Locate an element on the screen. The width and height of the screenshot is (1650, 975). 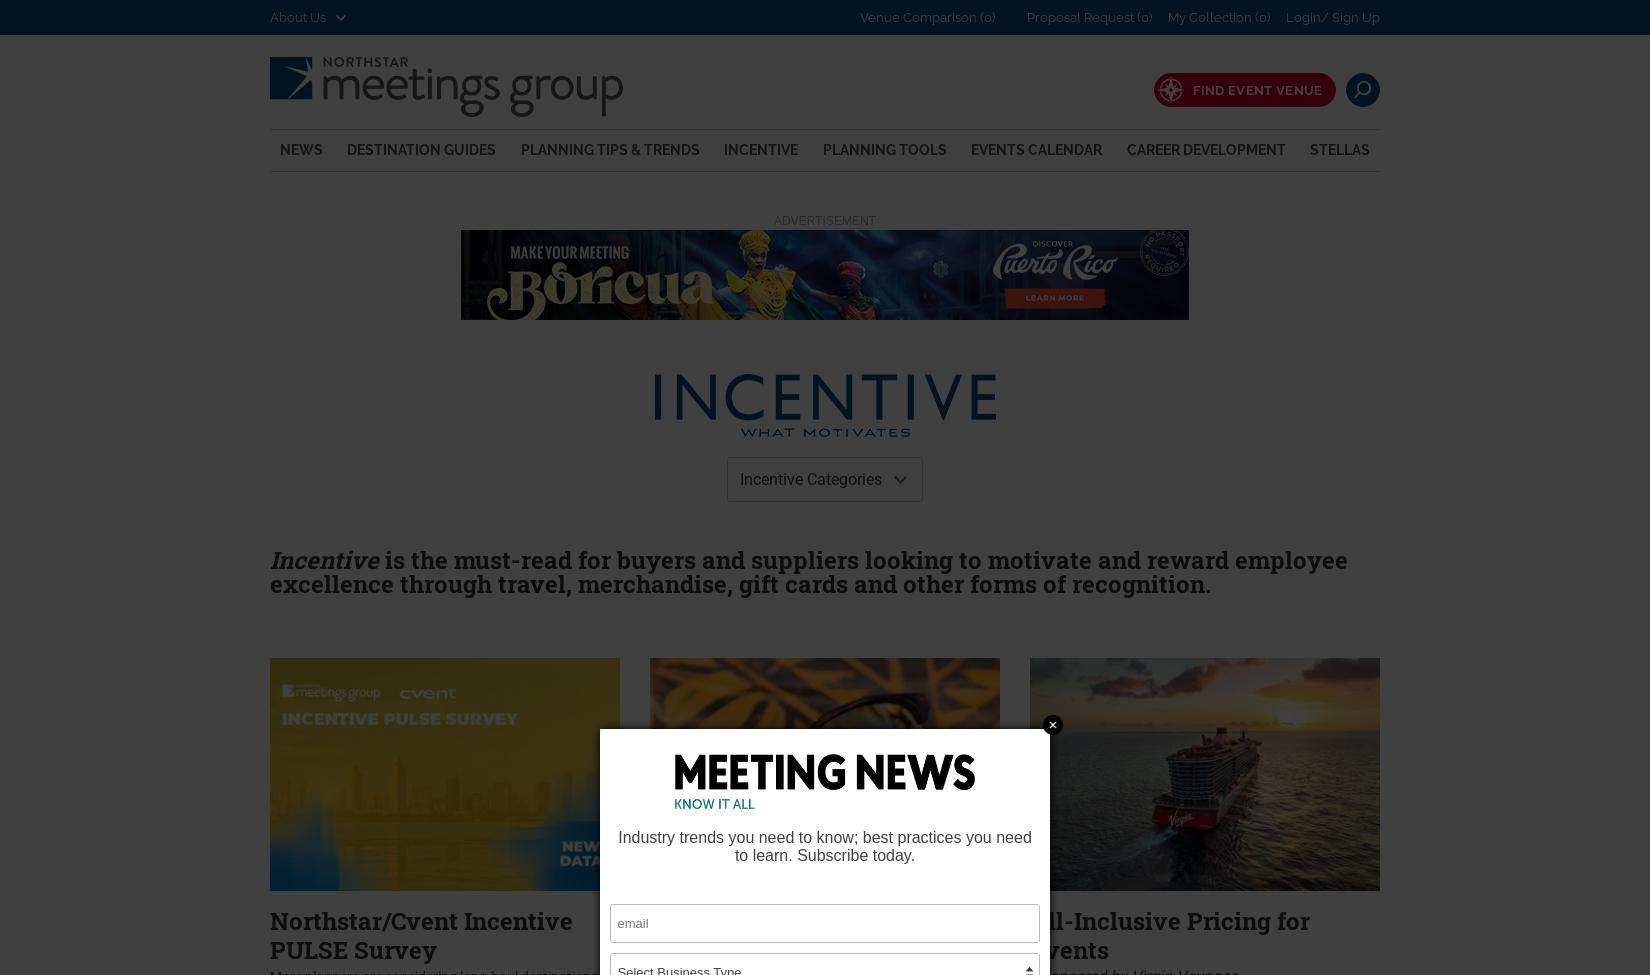
'Stellas' is located at coordinates (1337, 147).